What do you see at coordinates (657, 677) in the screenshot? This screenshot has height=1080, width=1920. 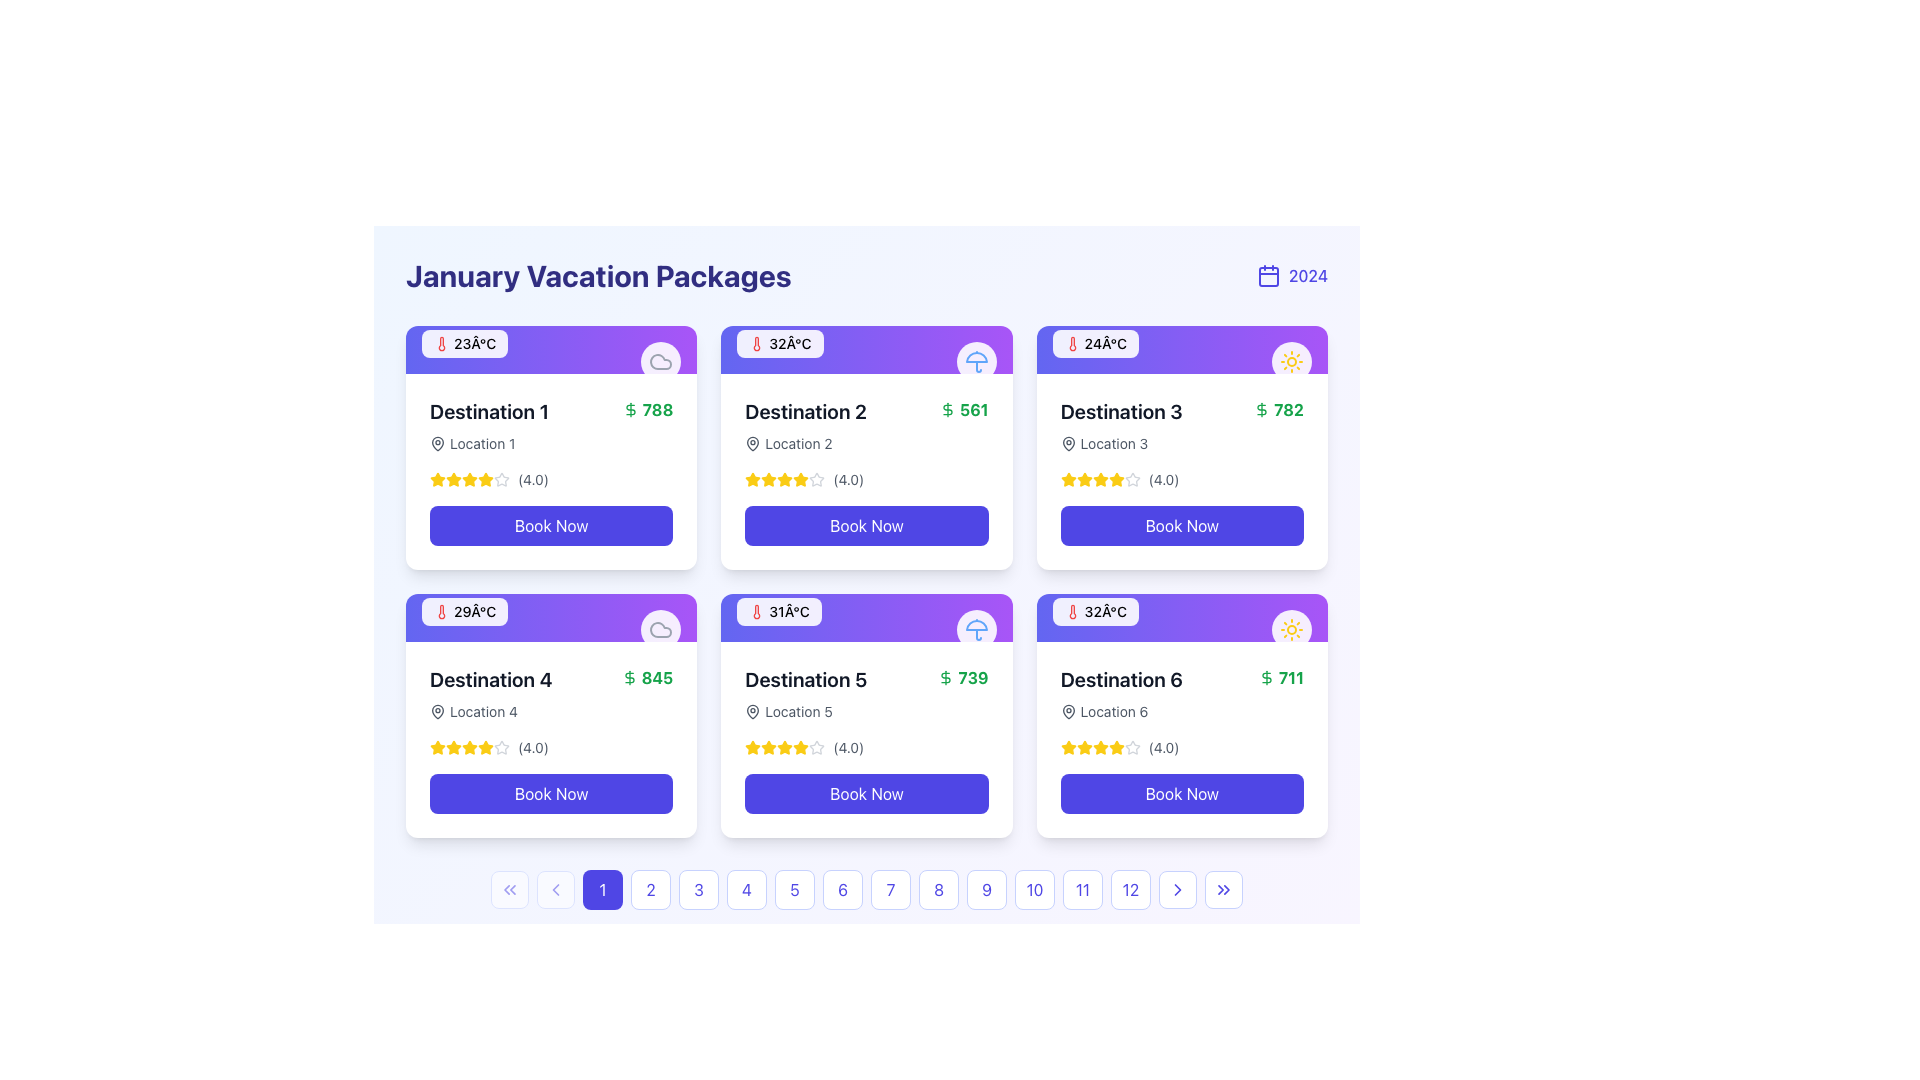 I see `the bold green text displaying the number '845' in the card for 'Destination 4', which is positioned below the temperature section and above the 'Book Now' button` at bounding box center [657, 677].